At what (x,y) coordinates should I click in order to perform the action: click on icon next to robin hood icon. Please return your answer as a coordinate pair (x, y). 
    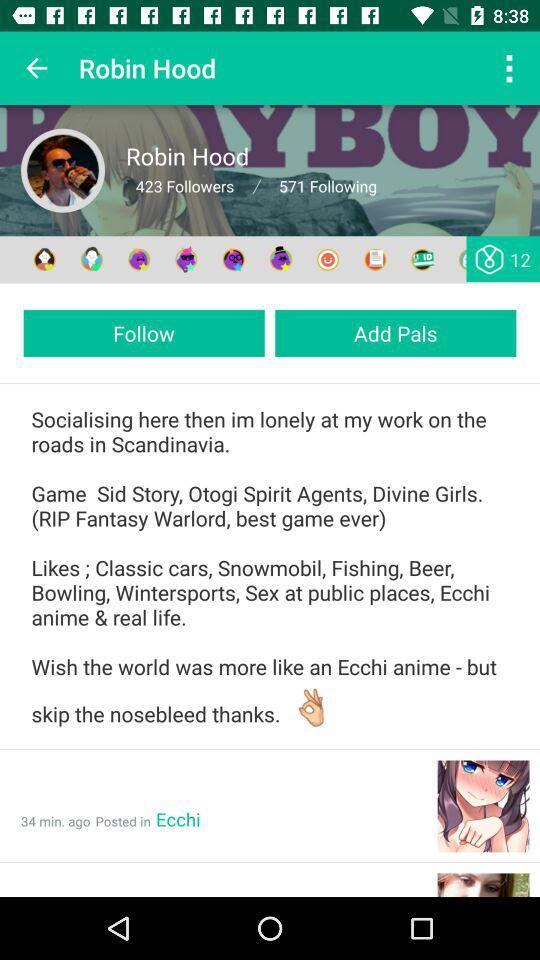
    Looking at the image, I should click on (36, 68).